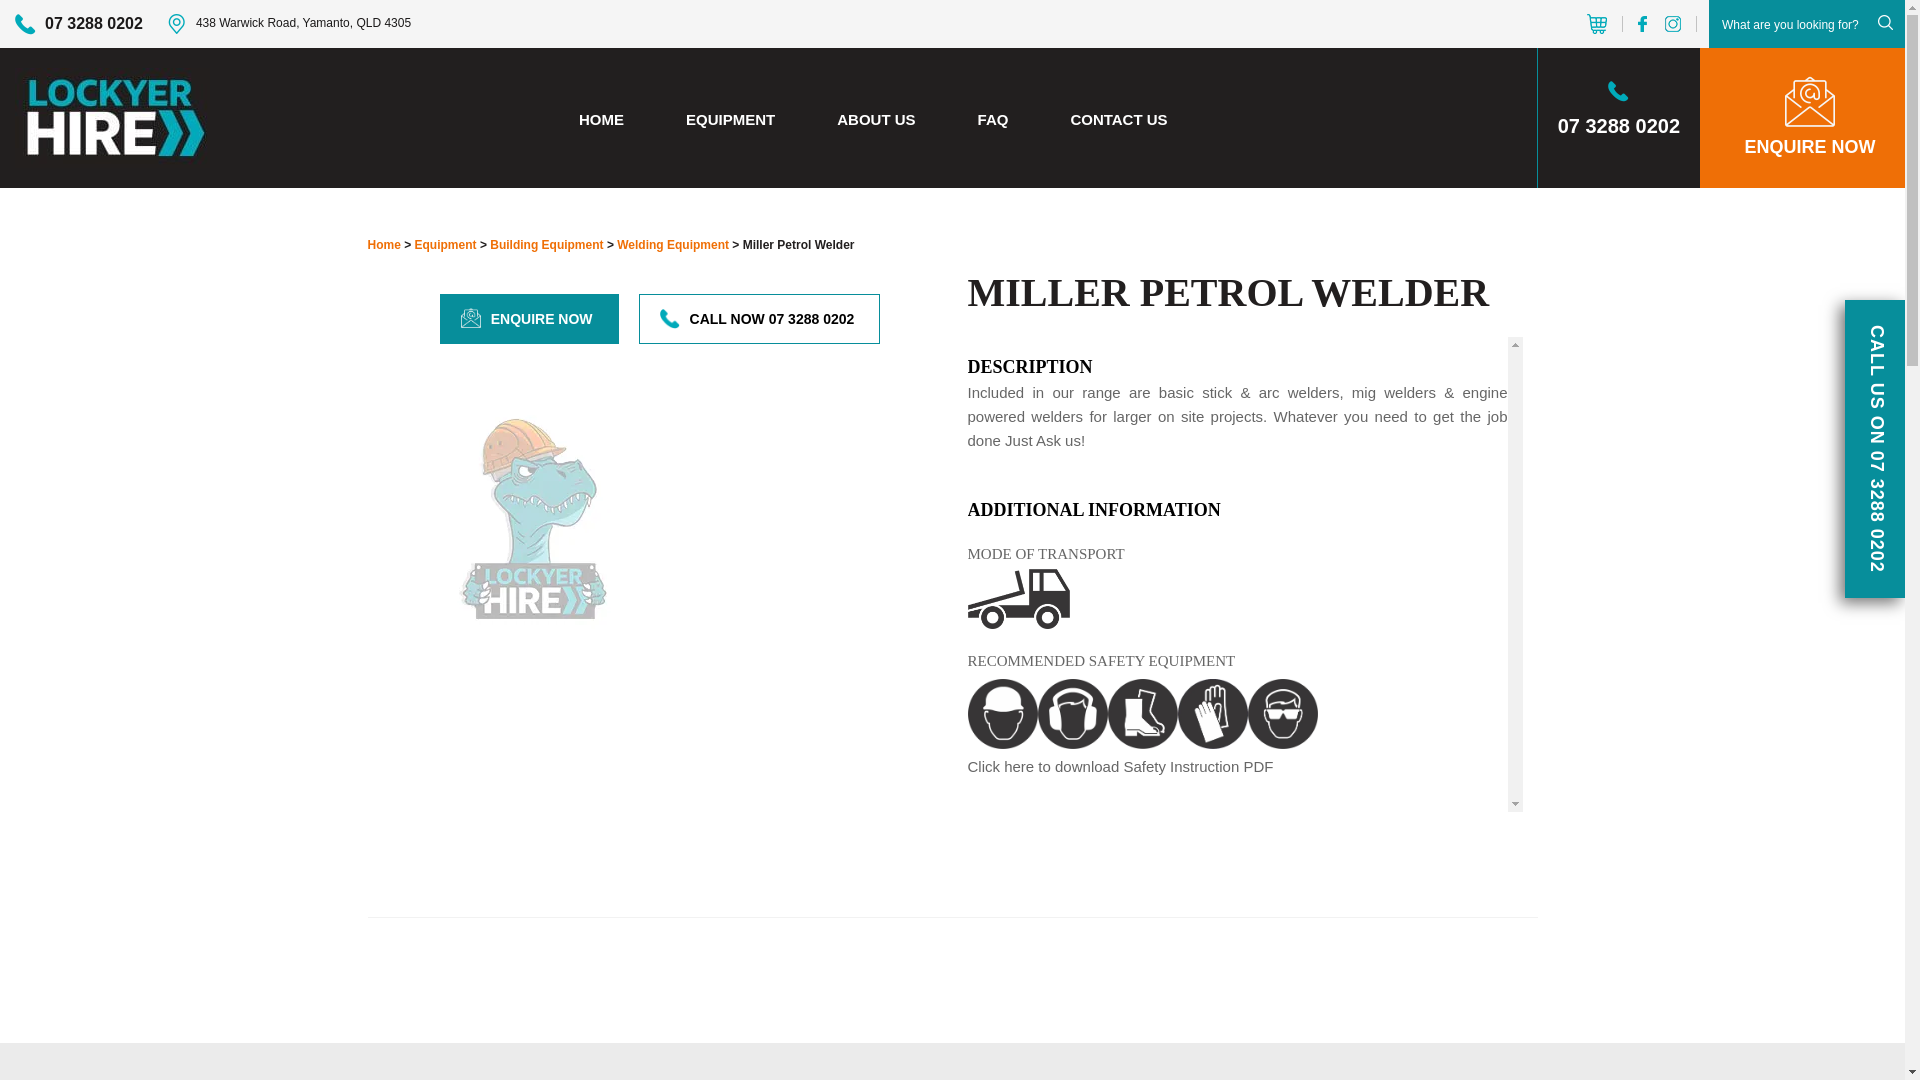 The width and height of the screenshot is (1920, 1080). What do you see at coordinates (637, 318) in the screenshot?
I see `'CALL NOW 07 3288 0202'` at bounding box center [637, 318].